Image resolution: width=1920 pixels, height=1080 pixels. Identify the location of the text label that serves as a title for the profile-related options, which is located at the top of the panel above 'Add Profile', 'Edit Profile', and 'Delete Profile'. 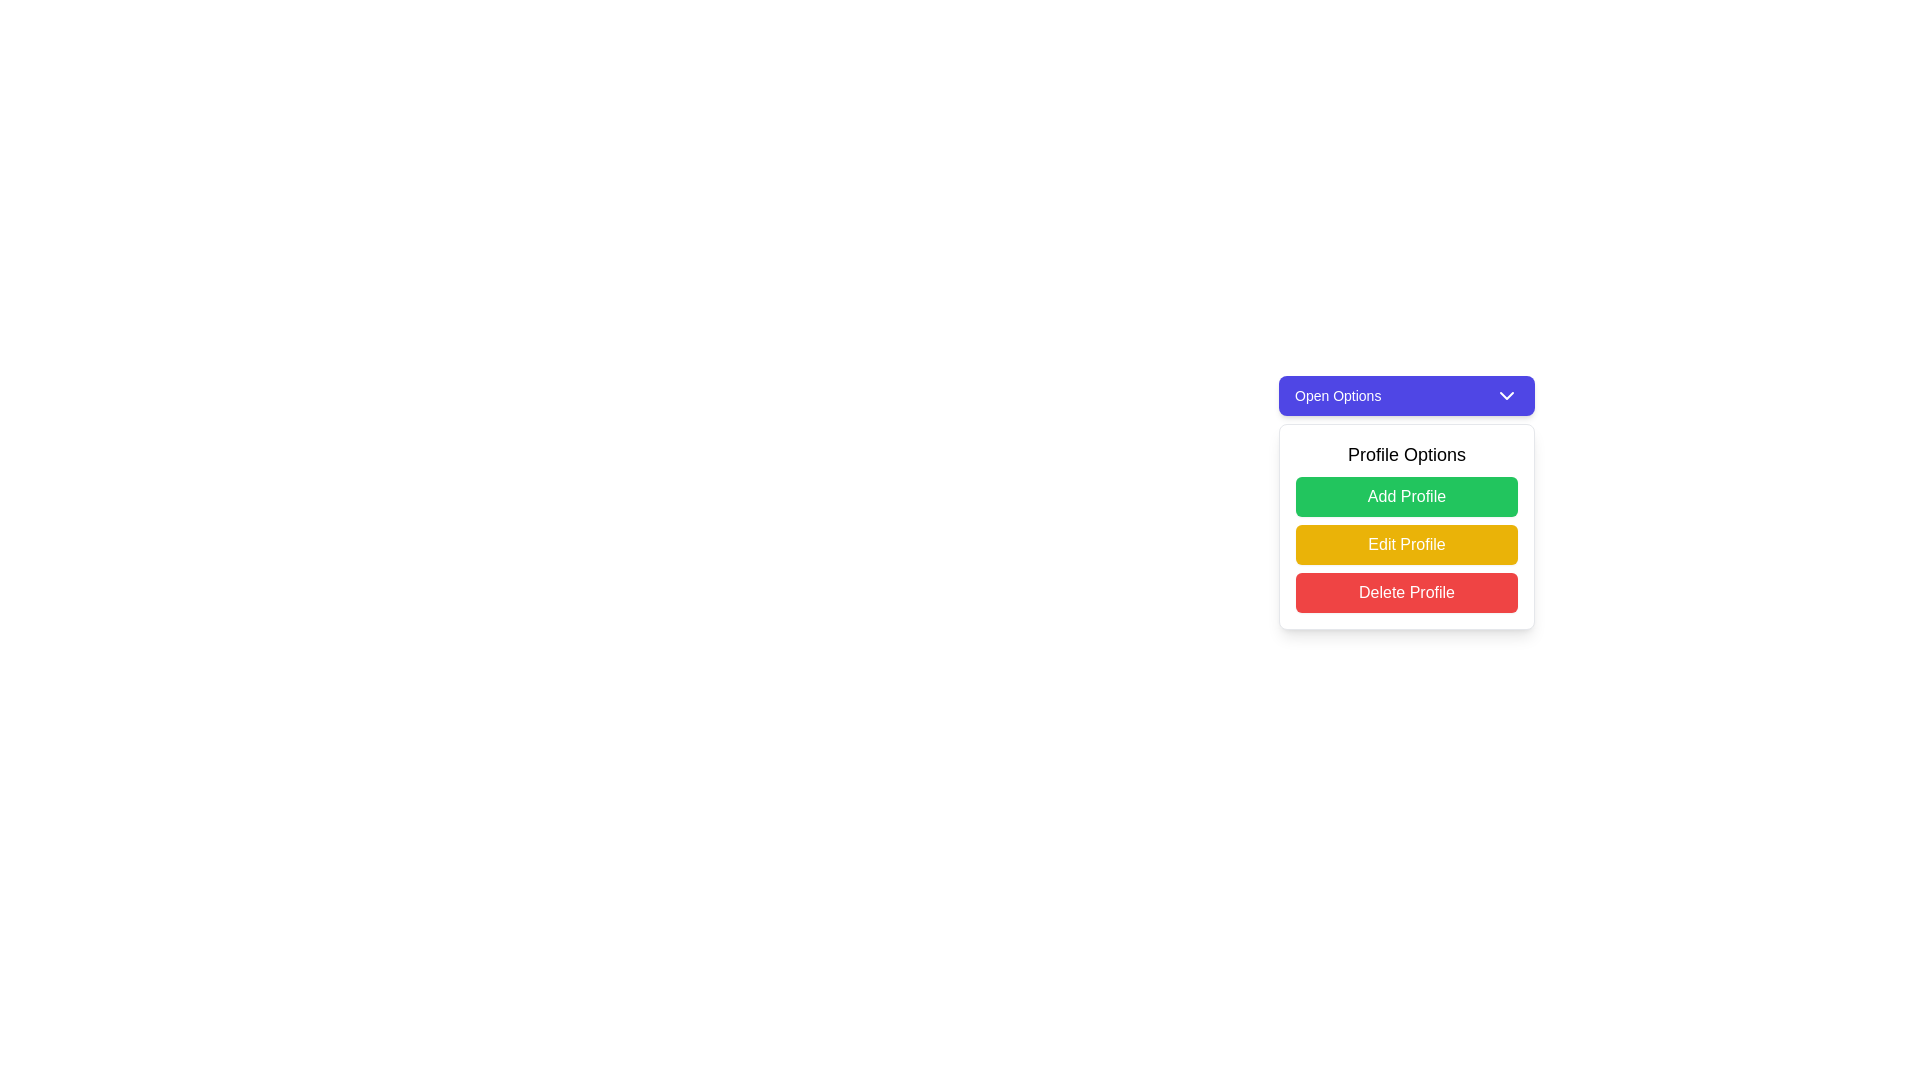
(1405, 455).